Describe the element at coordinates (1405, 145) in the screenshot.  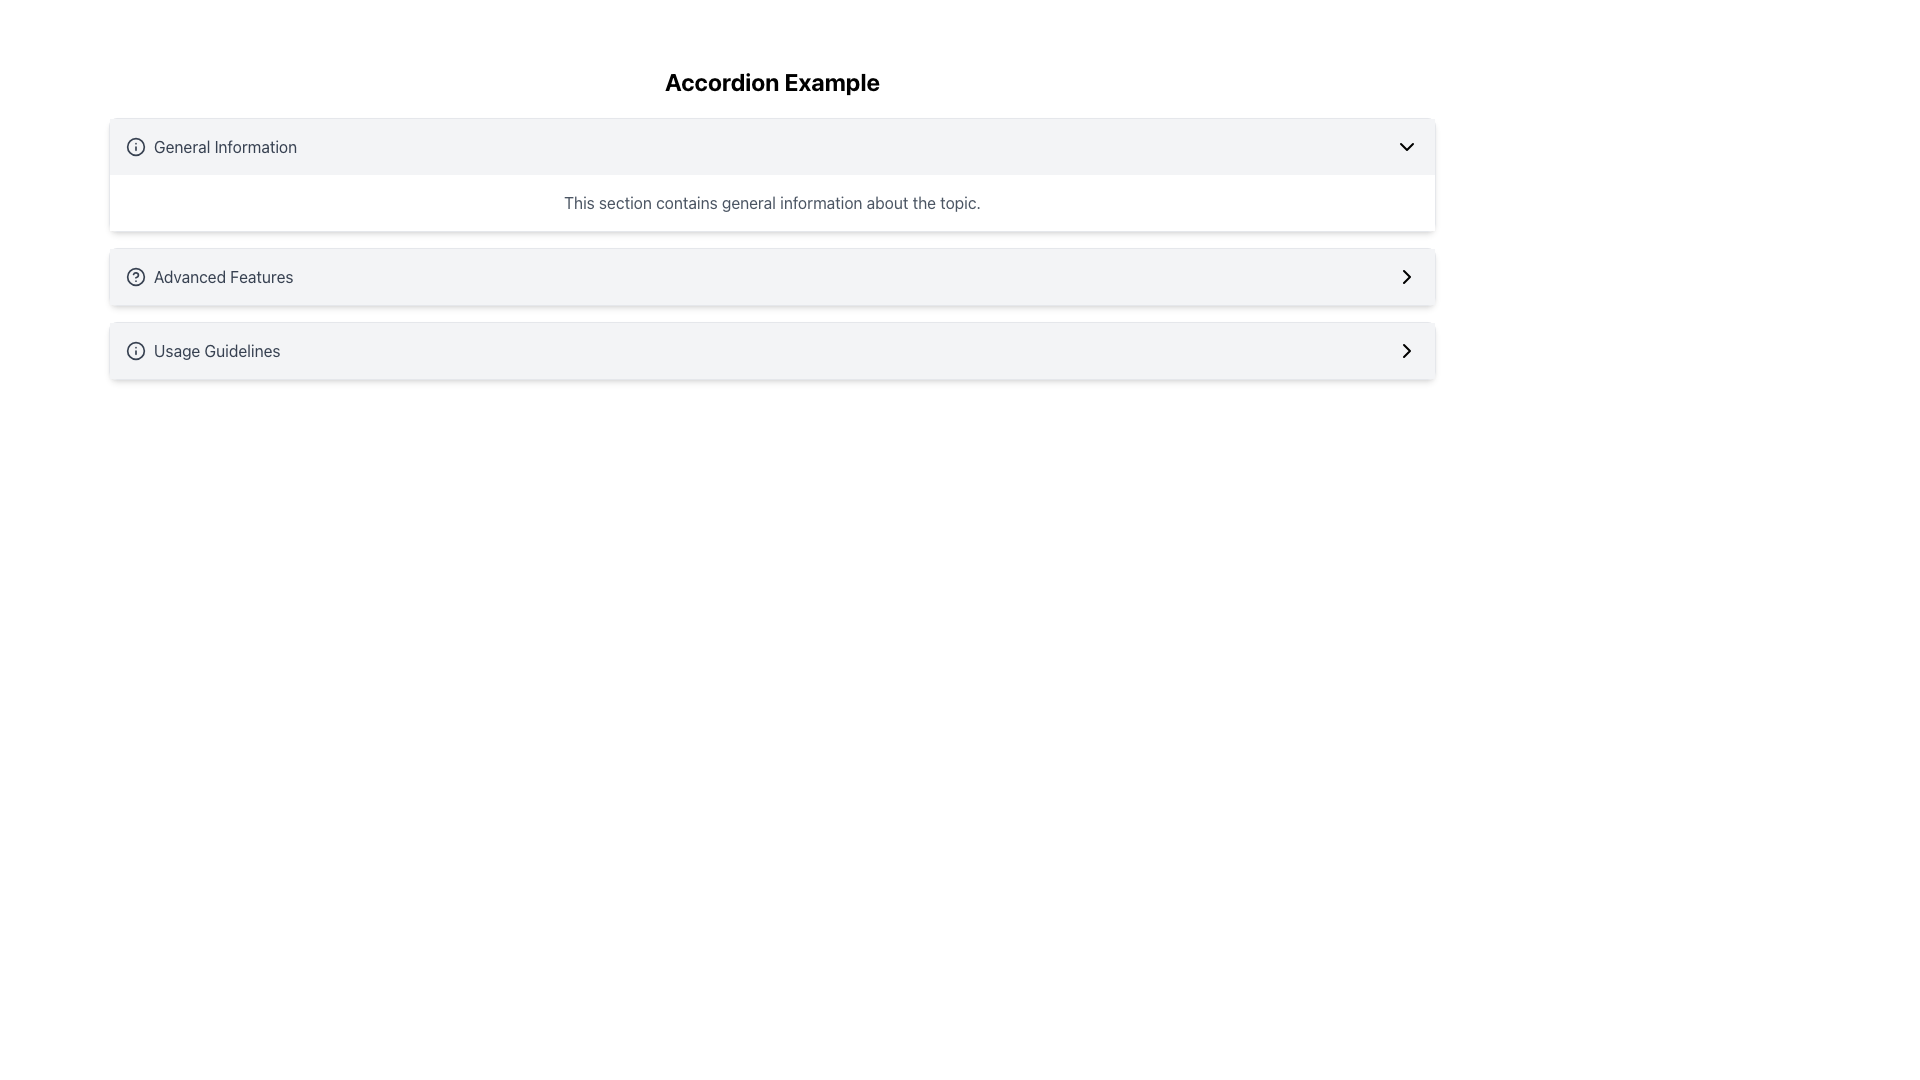
I see `the downward-pointing gray chevron icon located at the far right of the 'General Information' panel's header` at that location.